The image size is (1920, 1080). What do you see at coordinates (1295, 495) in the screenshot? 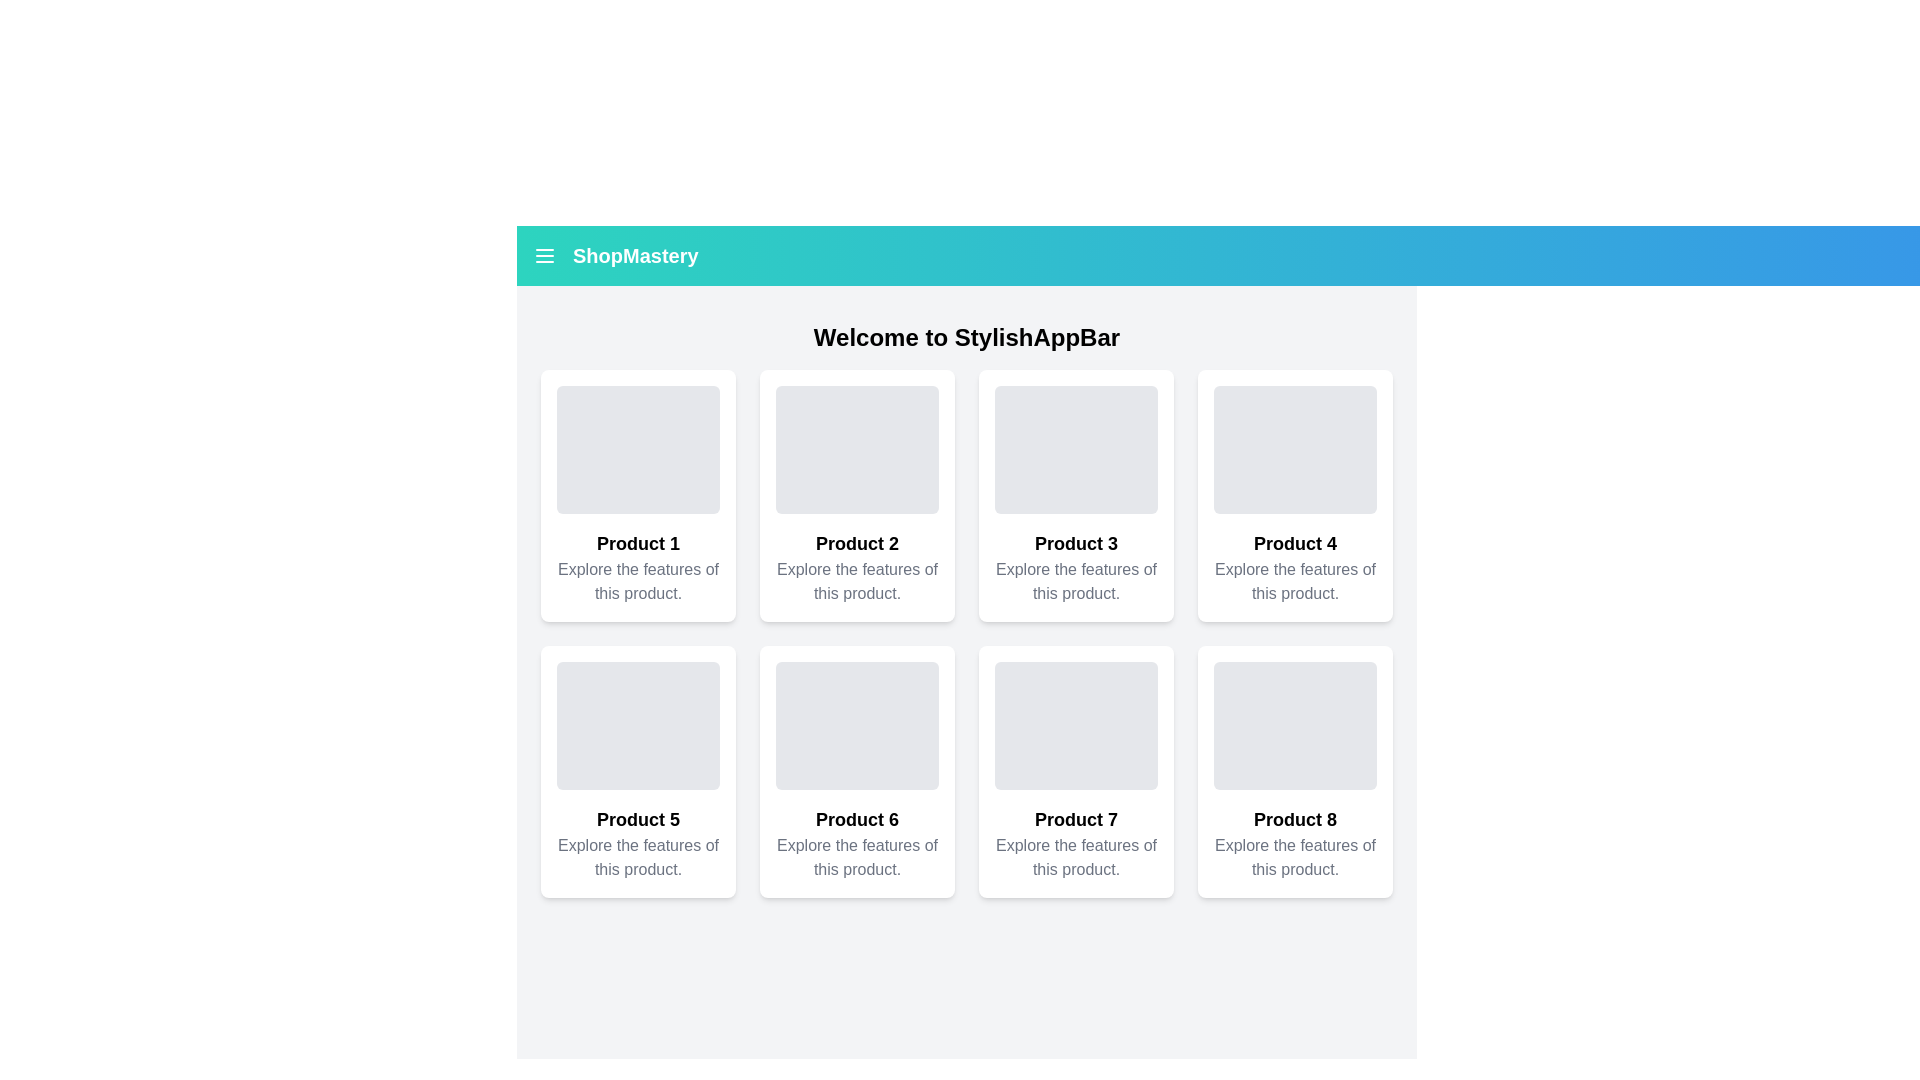
I see `the product card labeled 'Product 4' located in the top row of the grid, fourth from the left` at bounding box center [1295, 495].